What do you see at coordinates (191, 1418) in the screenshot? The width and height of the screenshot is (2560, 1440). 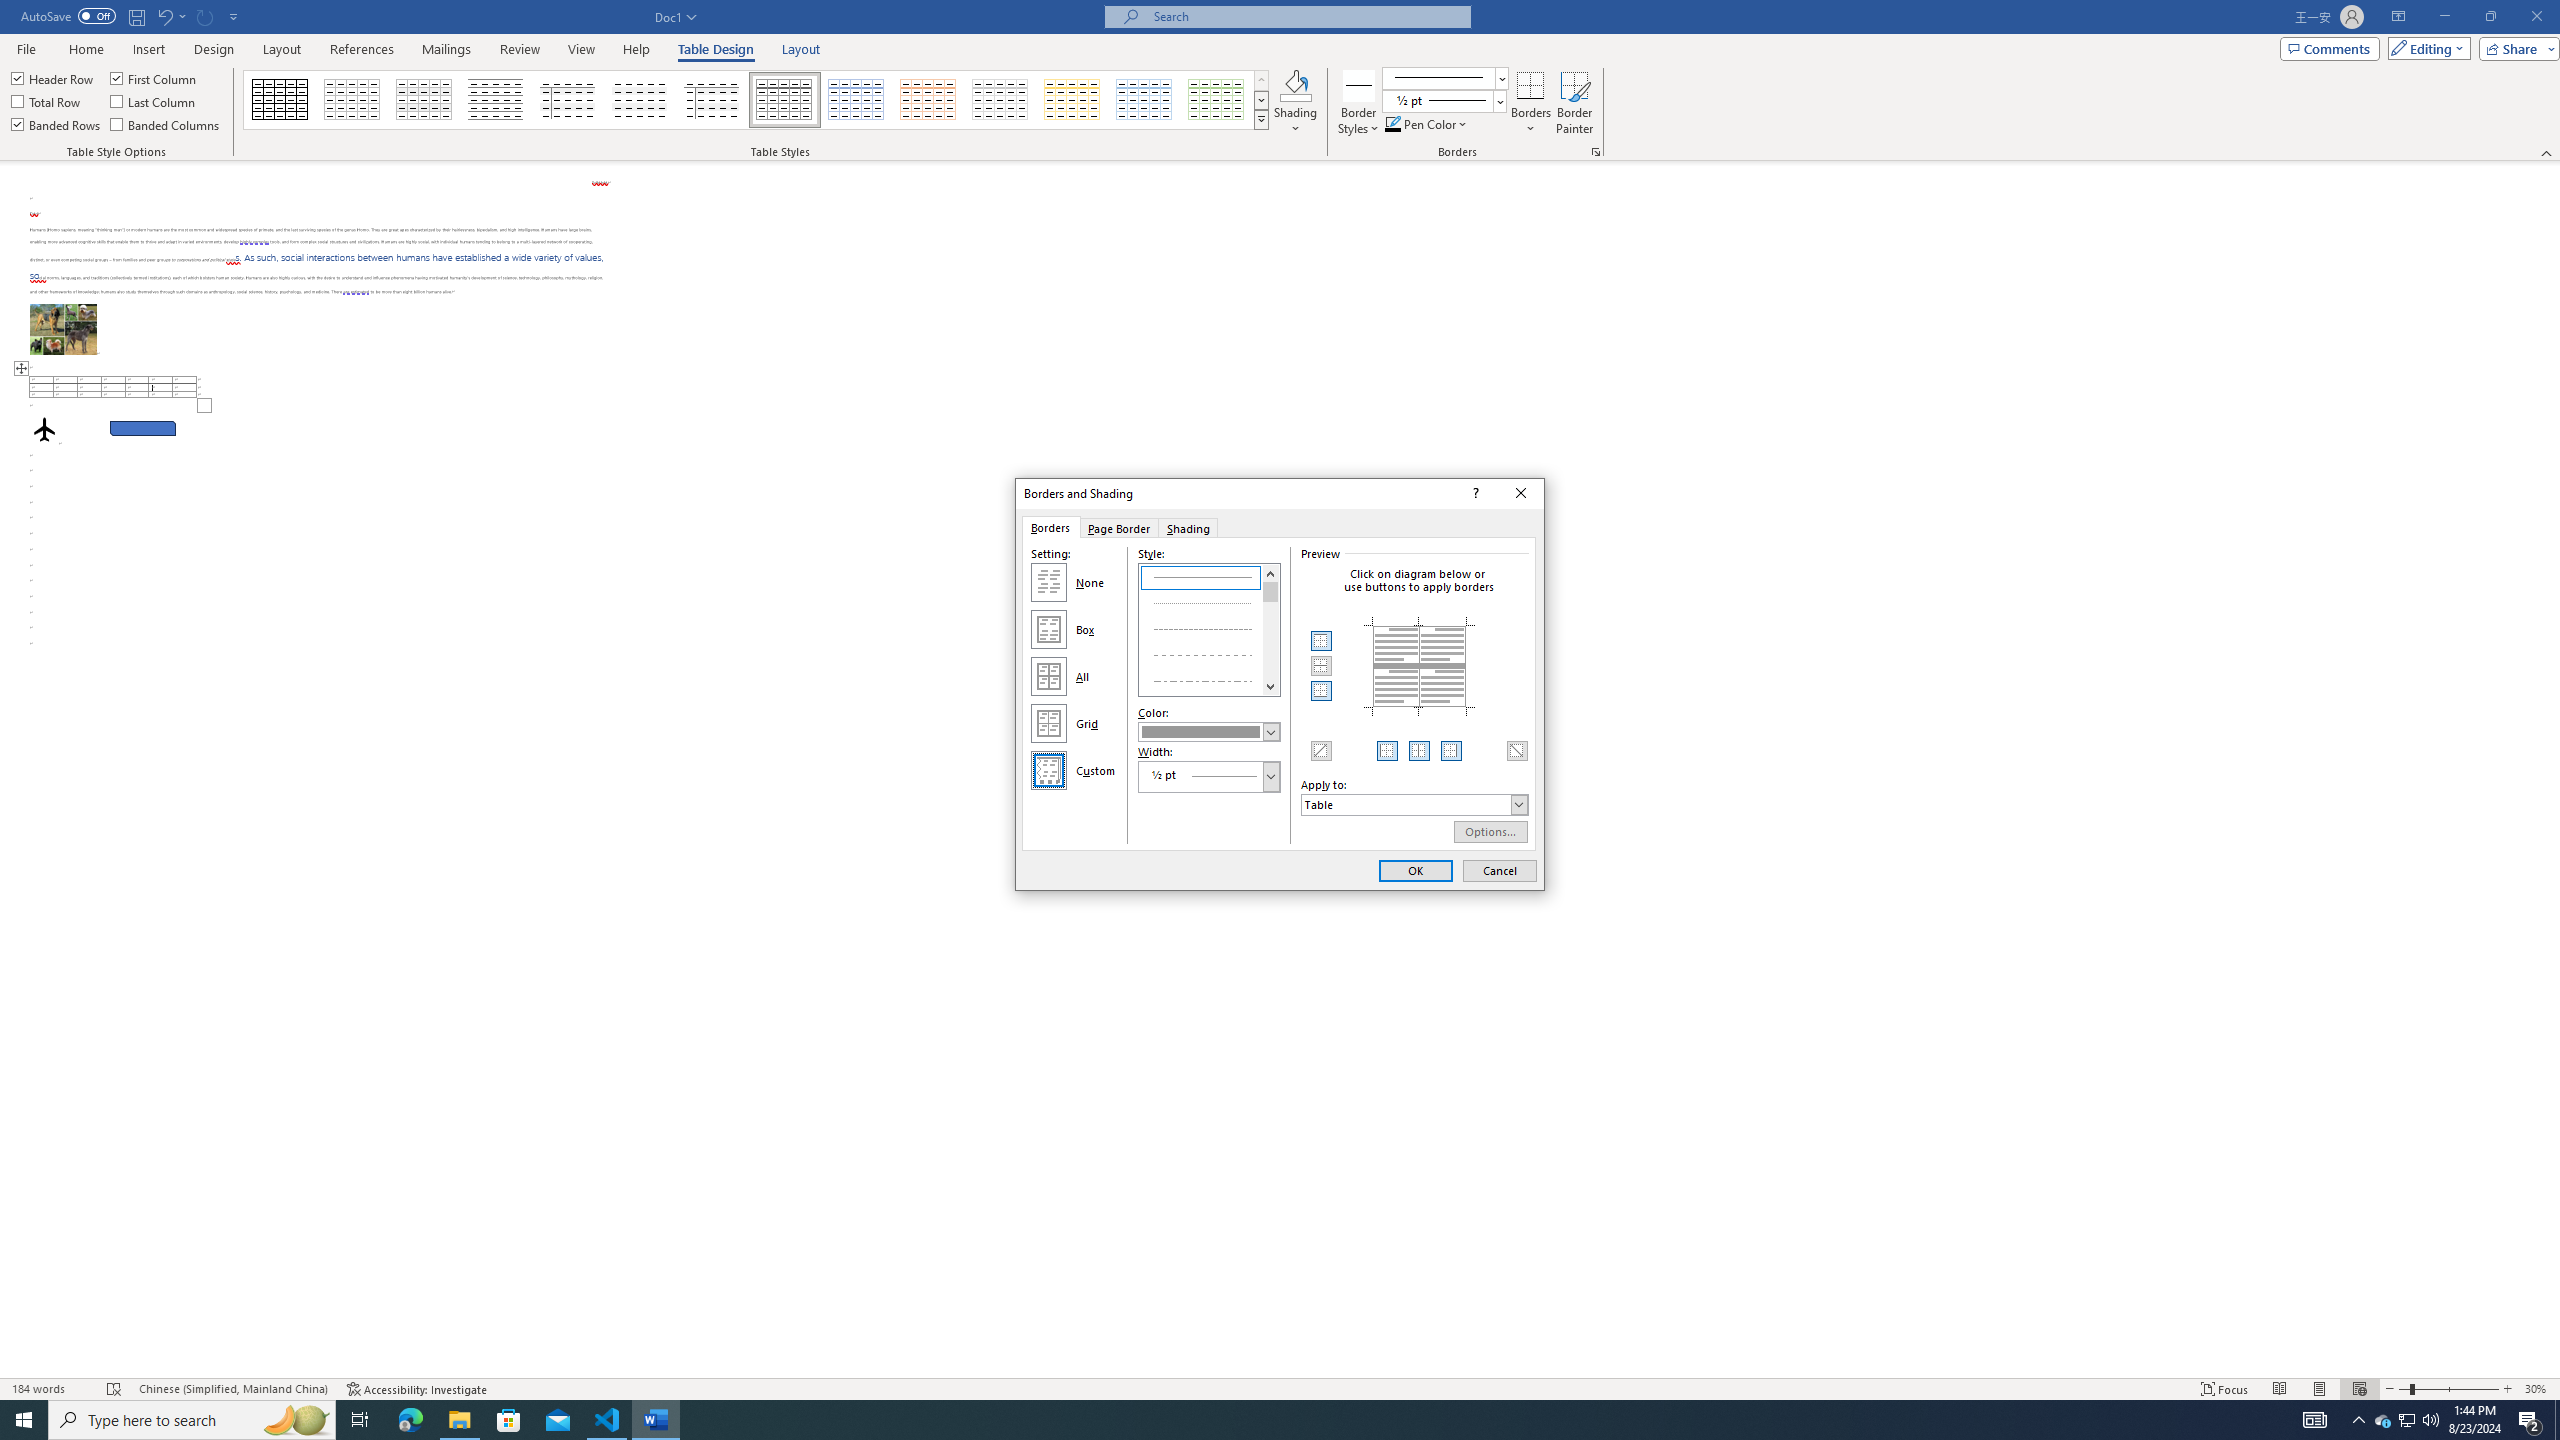 I see `'Type here to search'` at bounding box center [191, 1418].